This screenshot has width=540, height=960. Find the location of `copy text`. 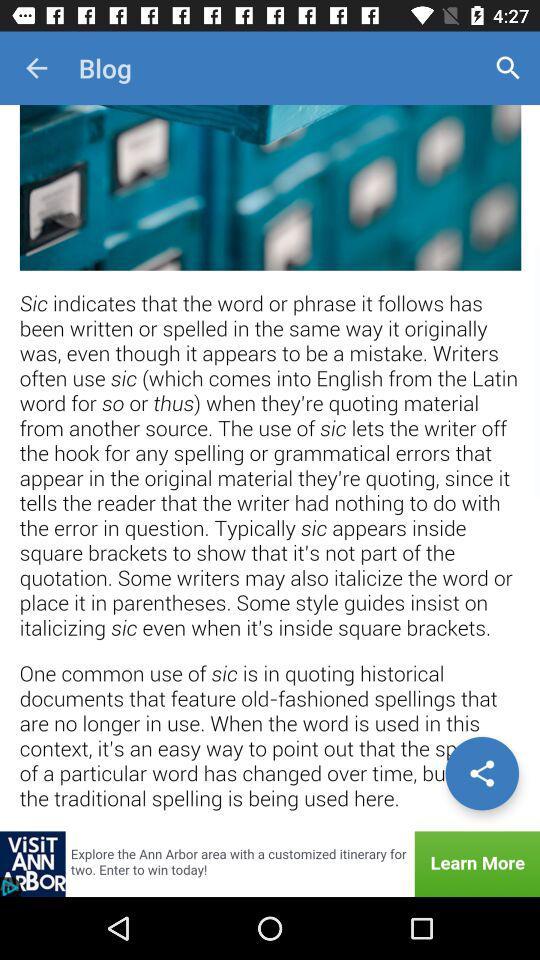

copy text is located at coordinates (270, 468).